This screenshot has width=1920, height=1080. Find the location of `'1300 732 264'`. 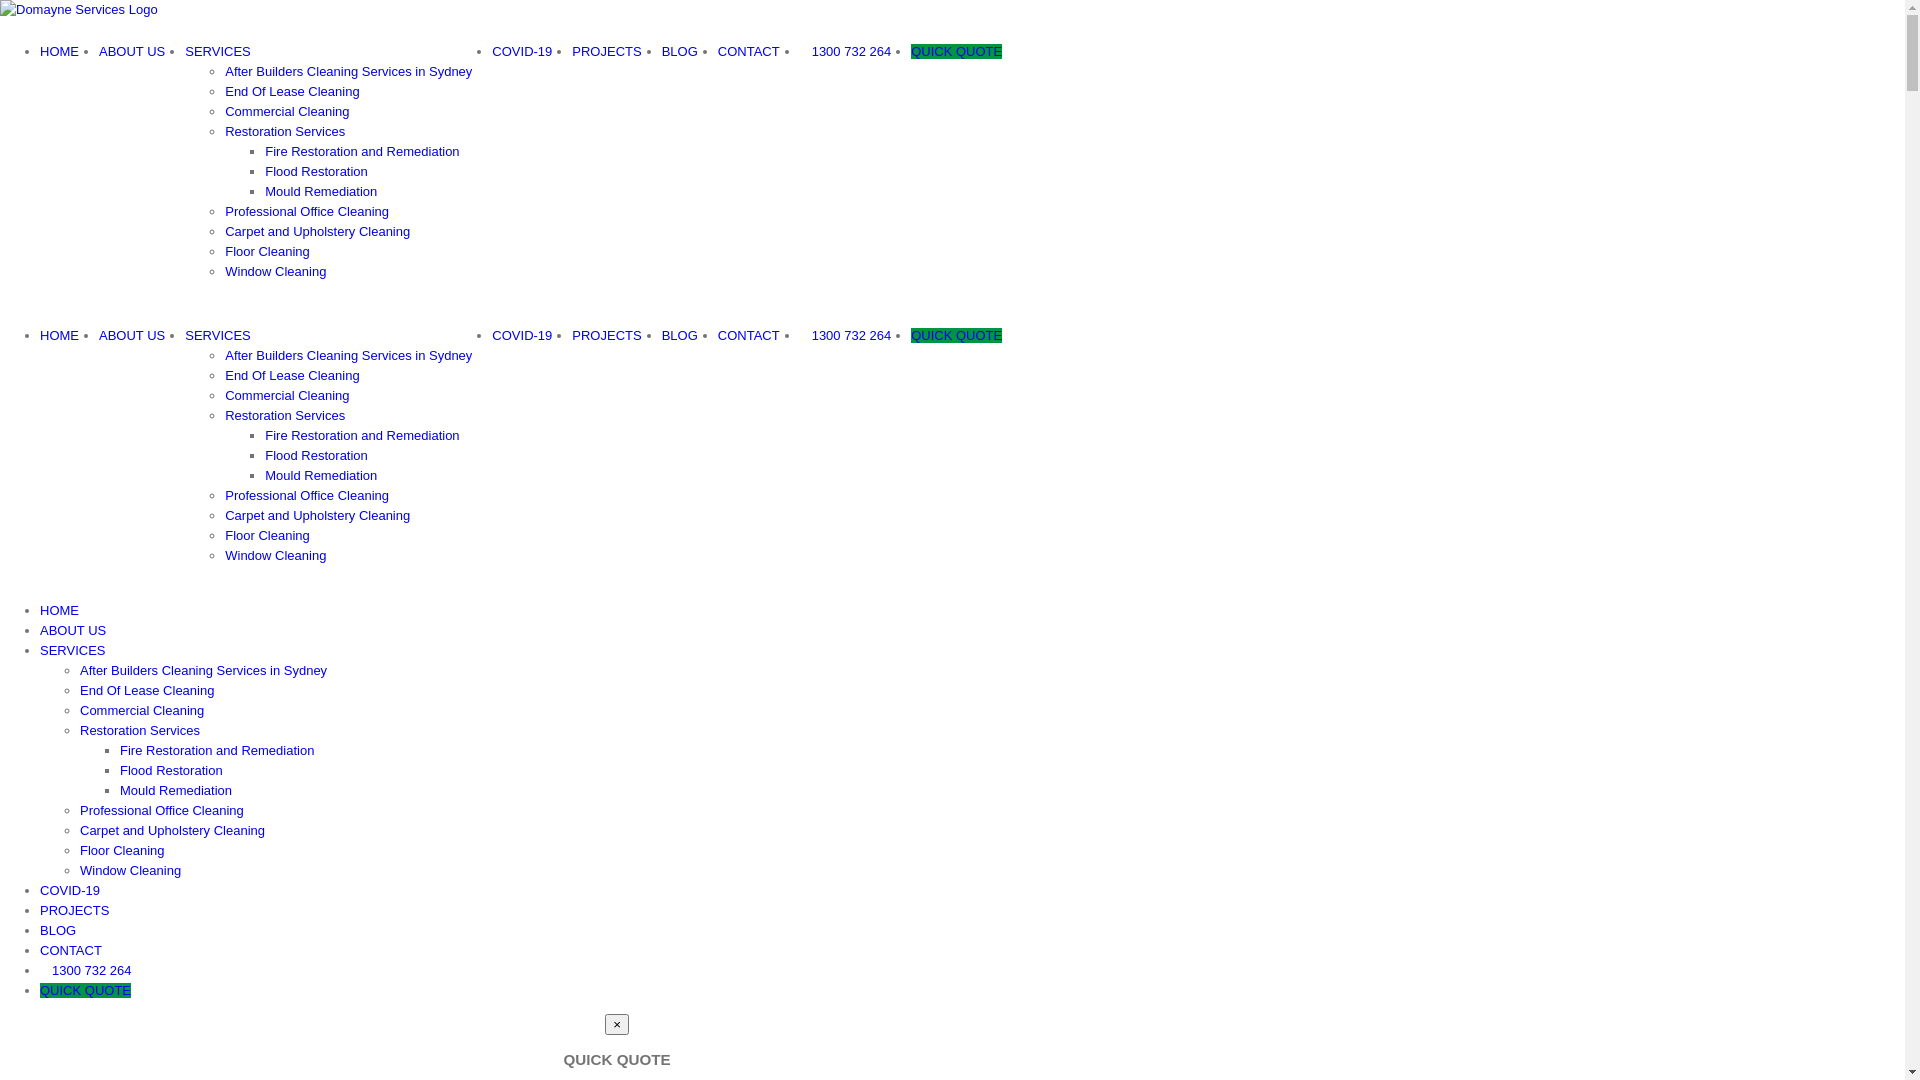

'1300 732 264' is located at coordinates (845, 50).